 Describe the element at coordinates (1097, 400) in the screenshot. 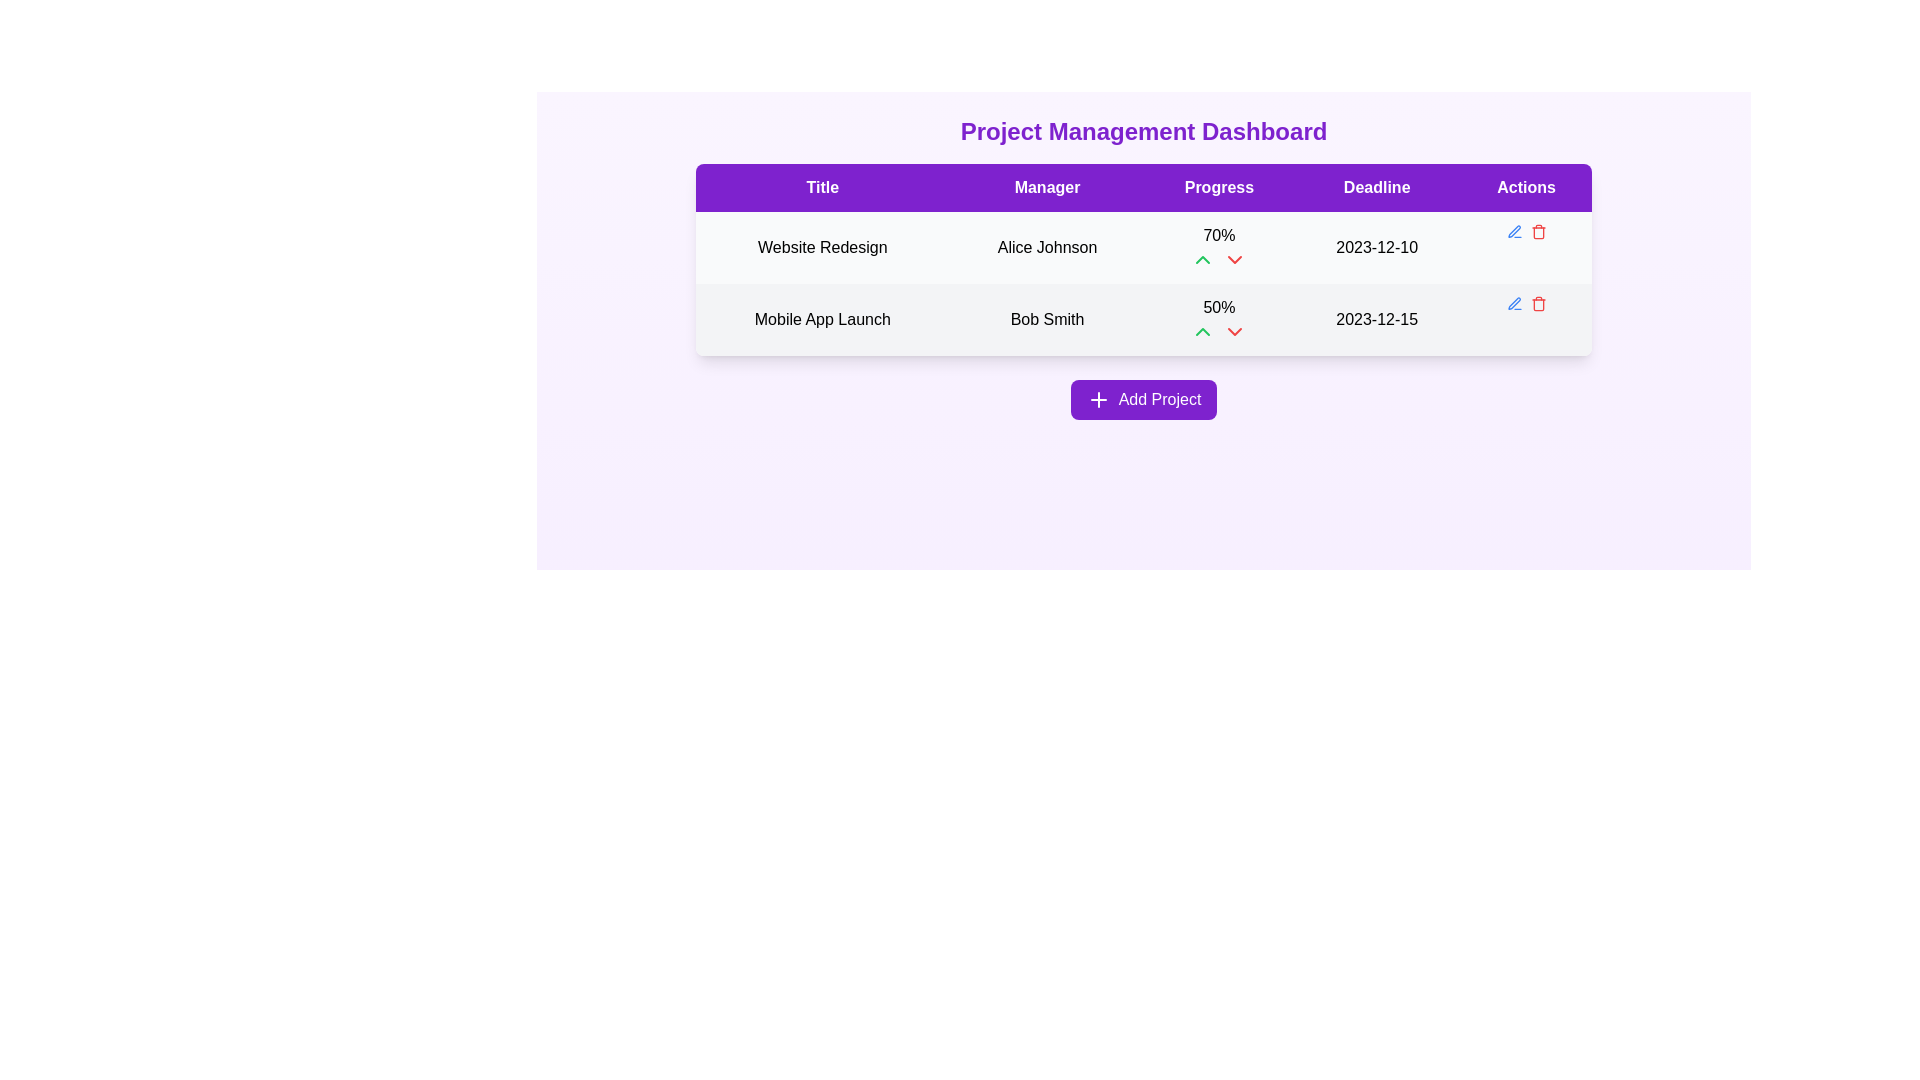

I see `the small, purple-colored, plus-shaped SVG icon located within the violet 'Add Project' button` at that location.